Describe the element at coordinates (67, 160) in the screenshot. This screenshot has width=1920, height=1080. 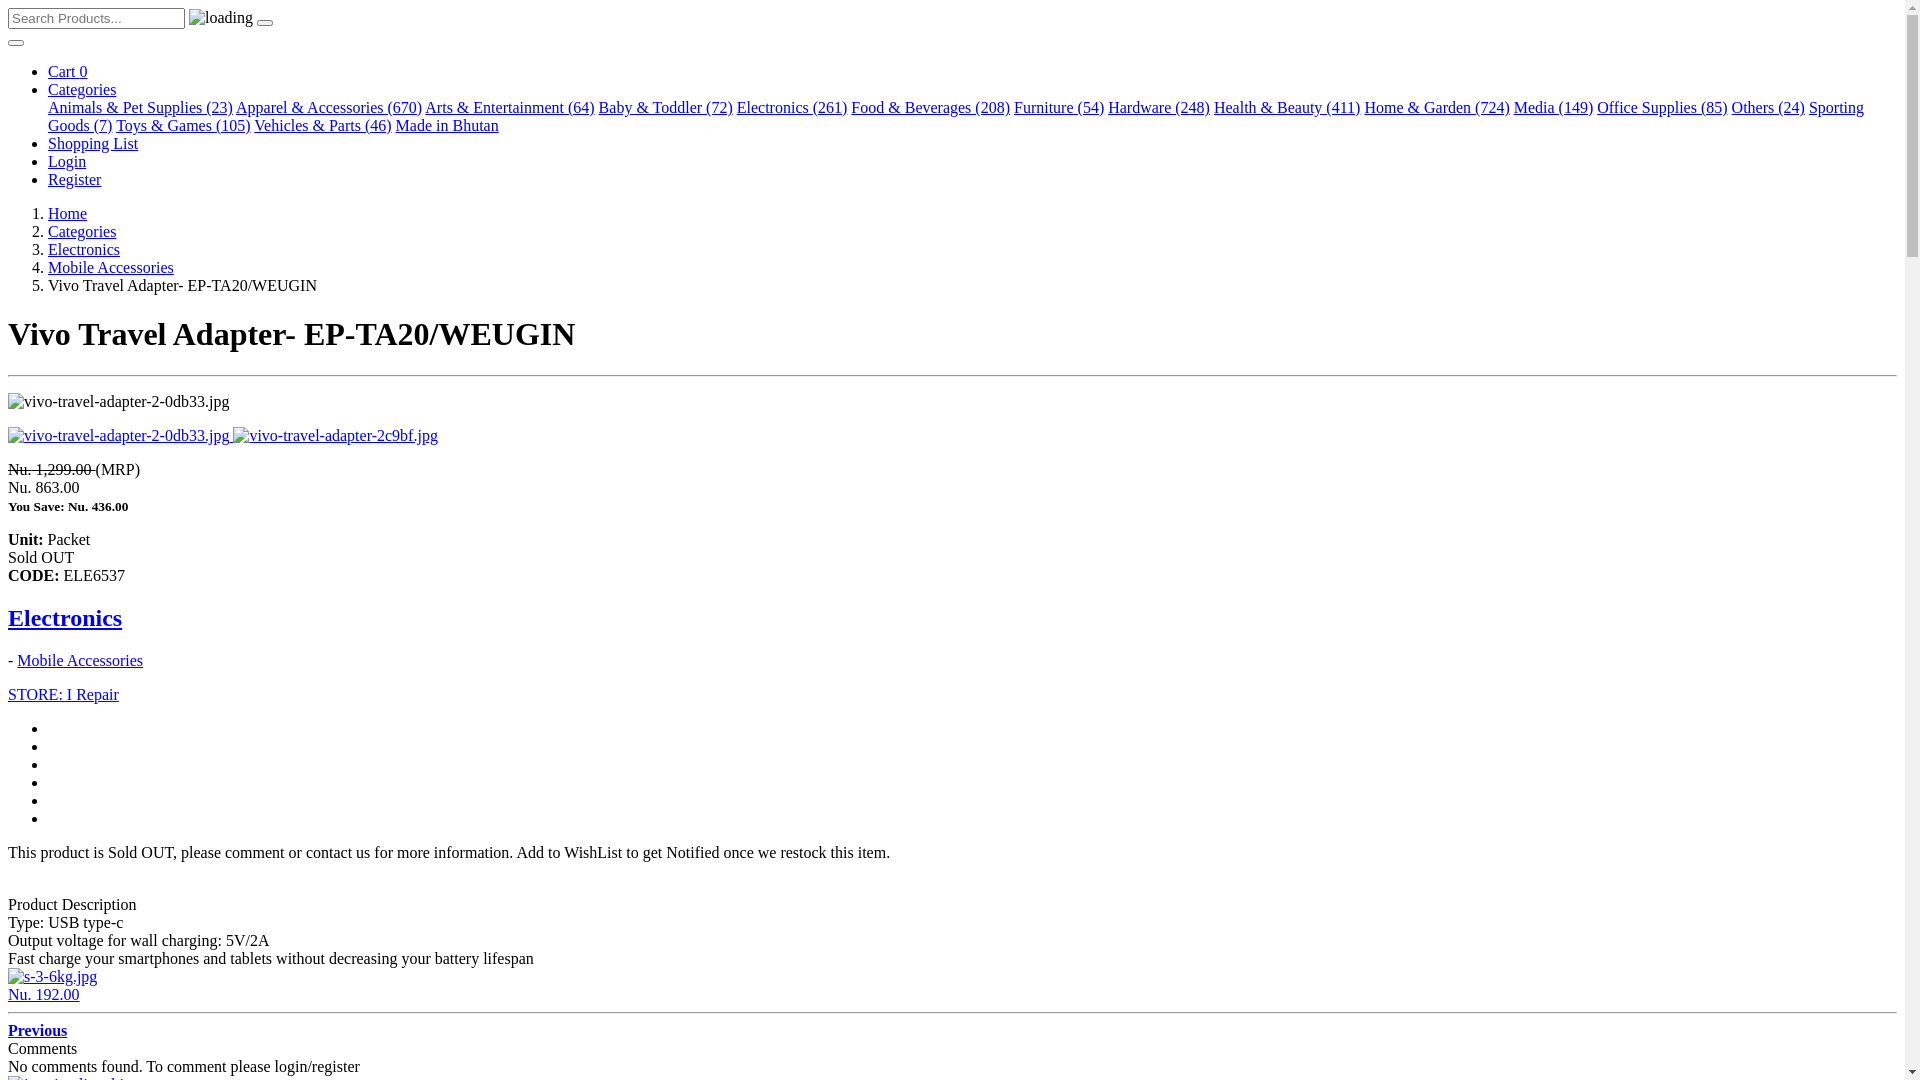
I see `'Login'` at that location.